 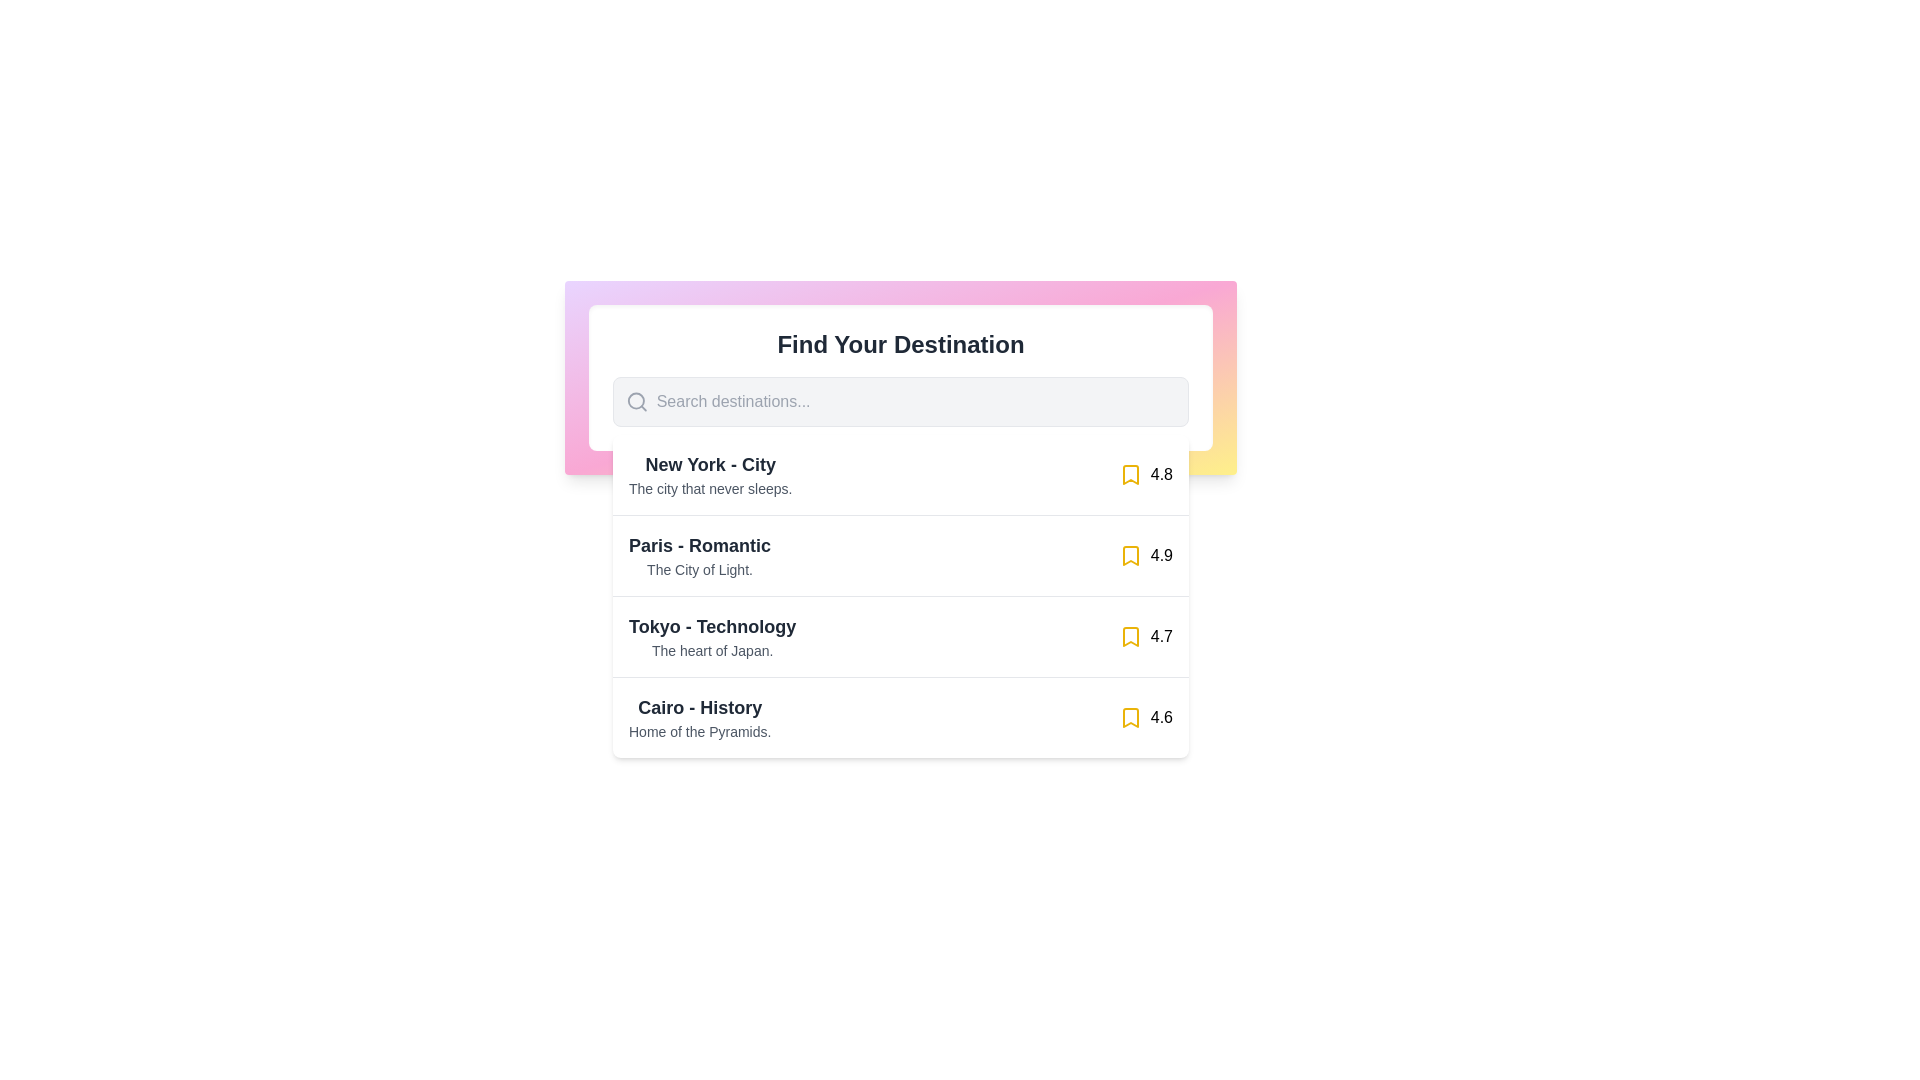 What do you see at coordinates (636, 401) in the screenshot?
I see `the search icon located to the far left inside the rounded input field before the 'Search destinations...' text input placeholder` at bounding box center [636, 401].